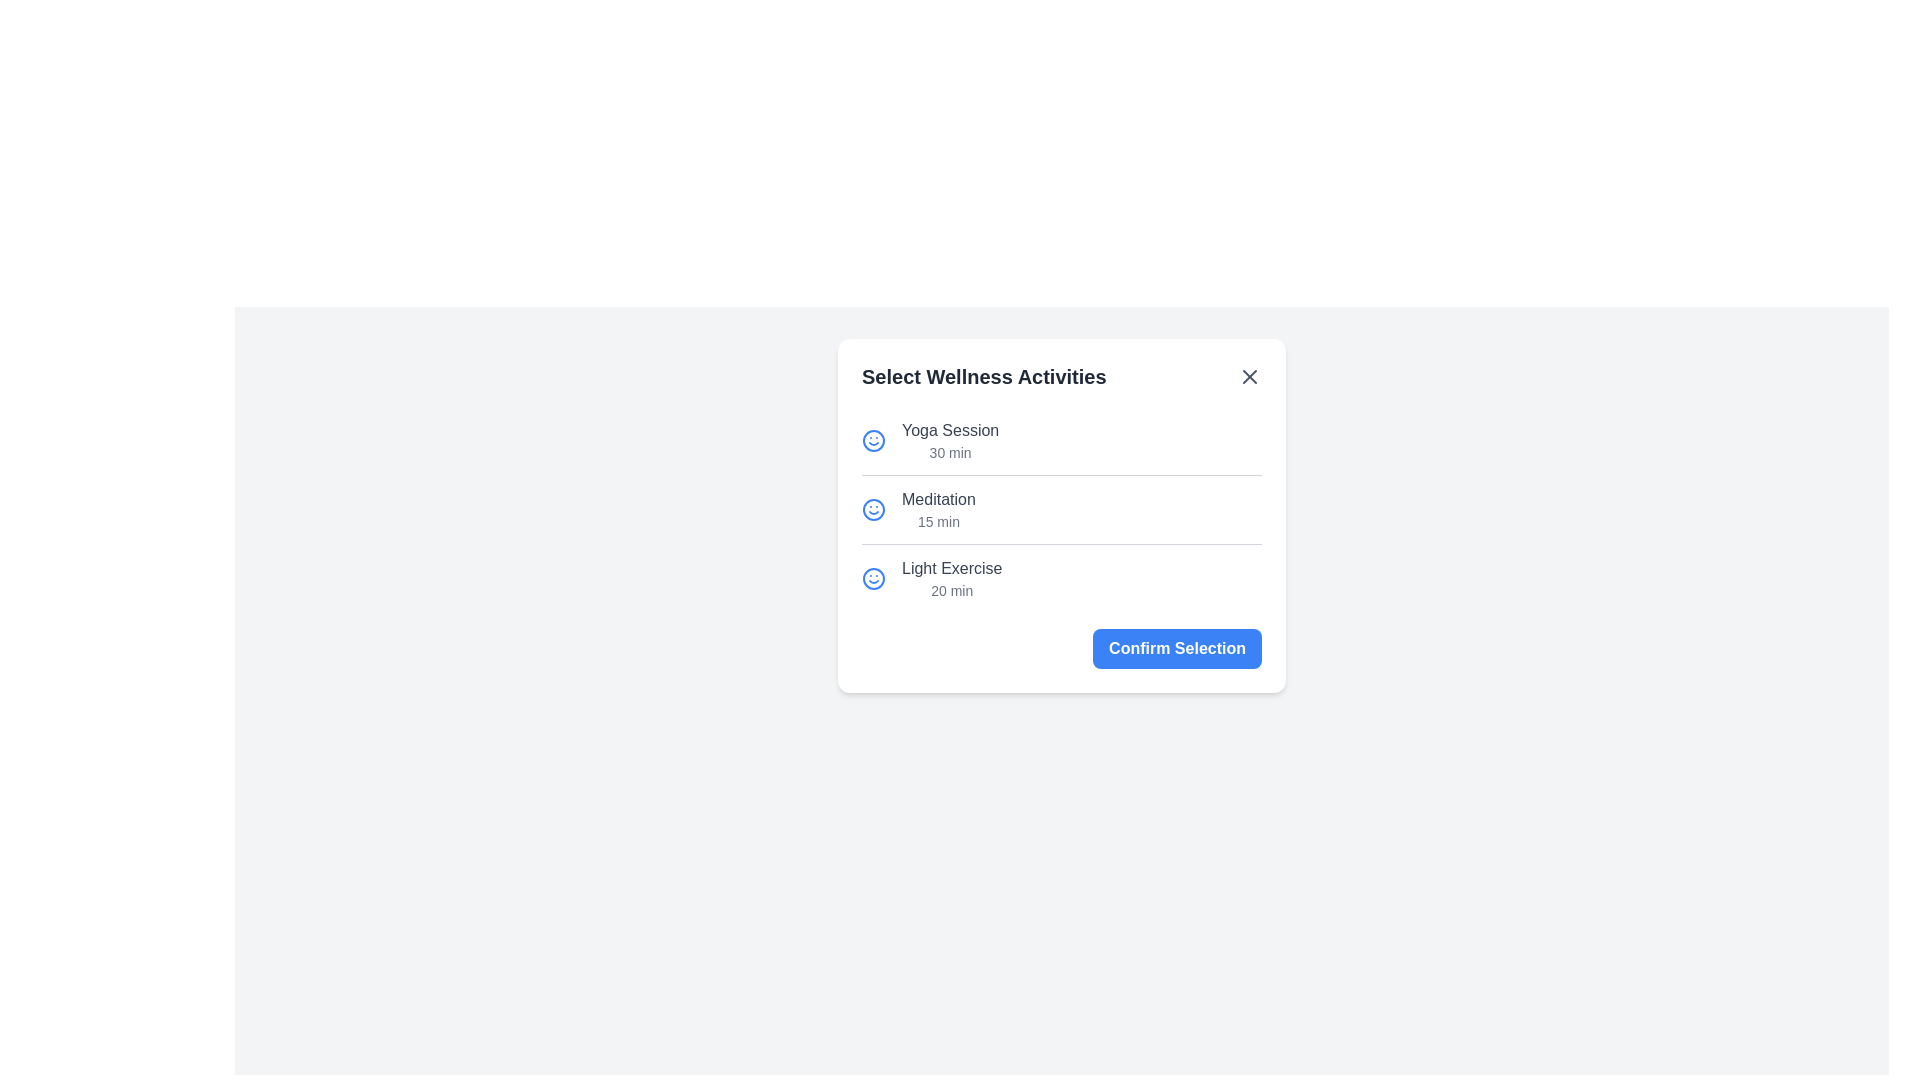  Describe the element at coordinates (1060, 439) in the screenshot. I see `the activity Yoga Session by clicking on it` at that location.